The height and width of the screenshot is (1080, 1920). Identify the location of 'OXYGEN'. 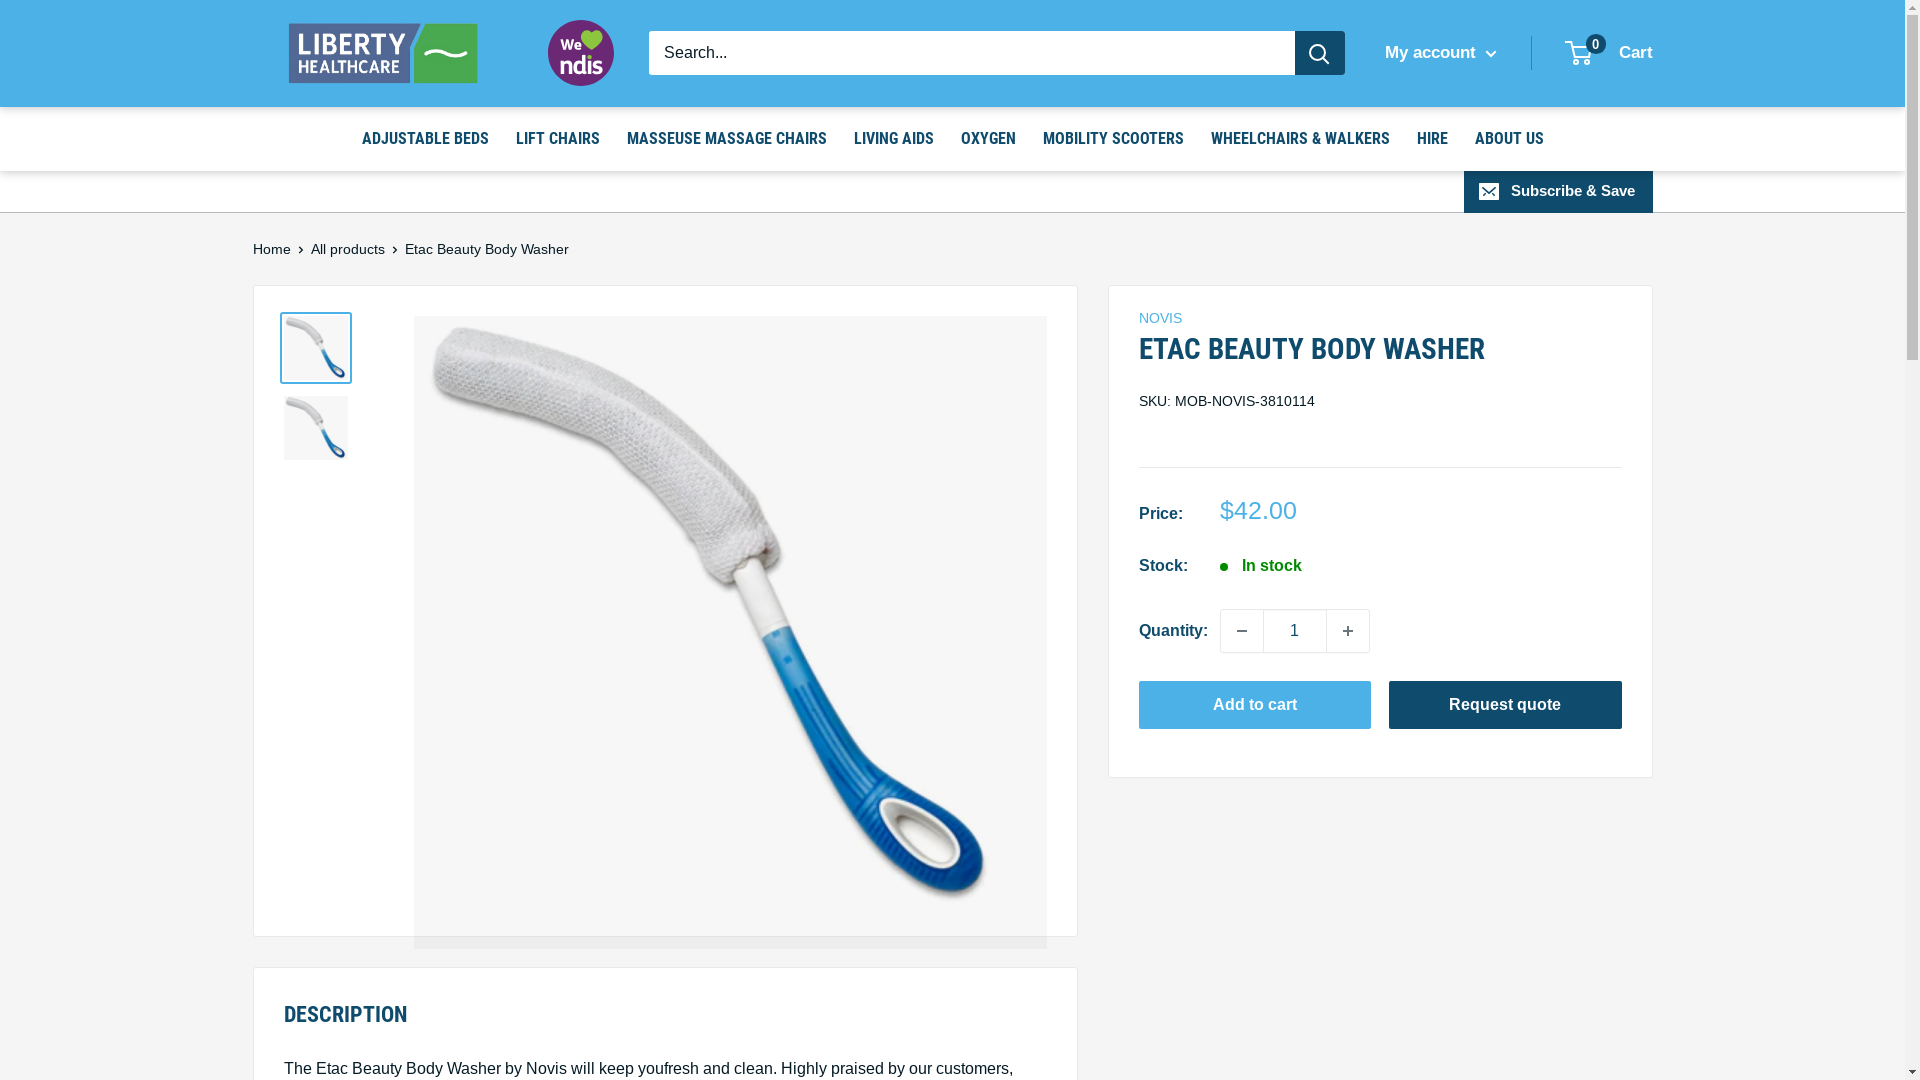
(987, 137).